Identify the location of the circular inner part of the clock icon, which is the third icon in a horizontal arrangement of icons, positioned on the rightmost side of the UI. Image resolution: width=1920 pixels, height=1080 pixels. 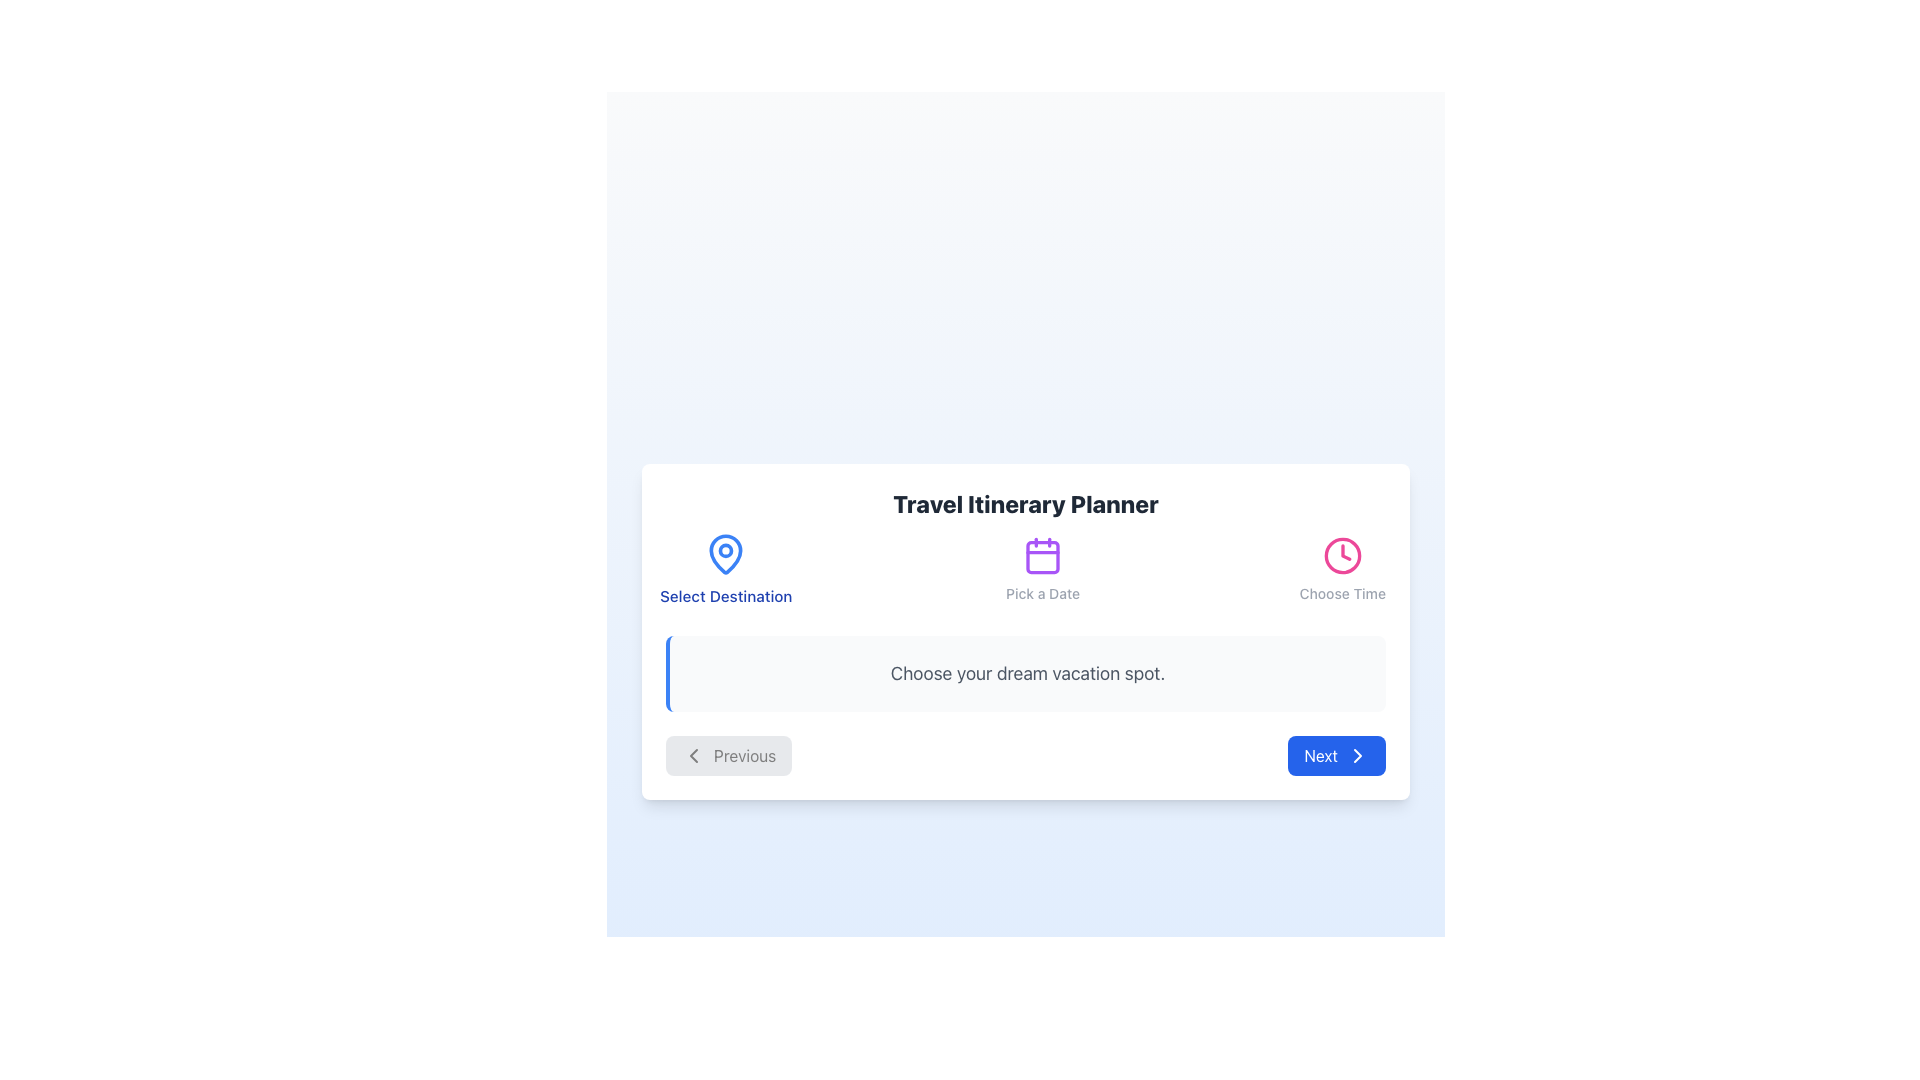
(1342, 555).